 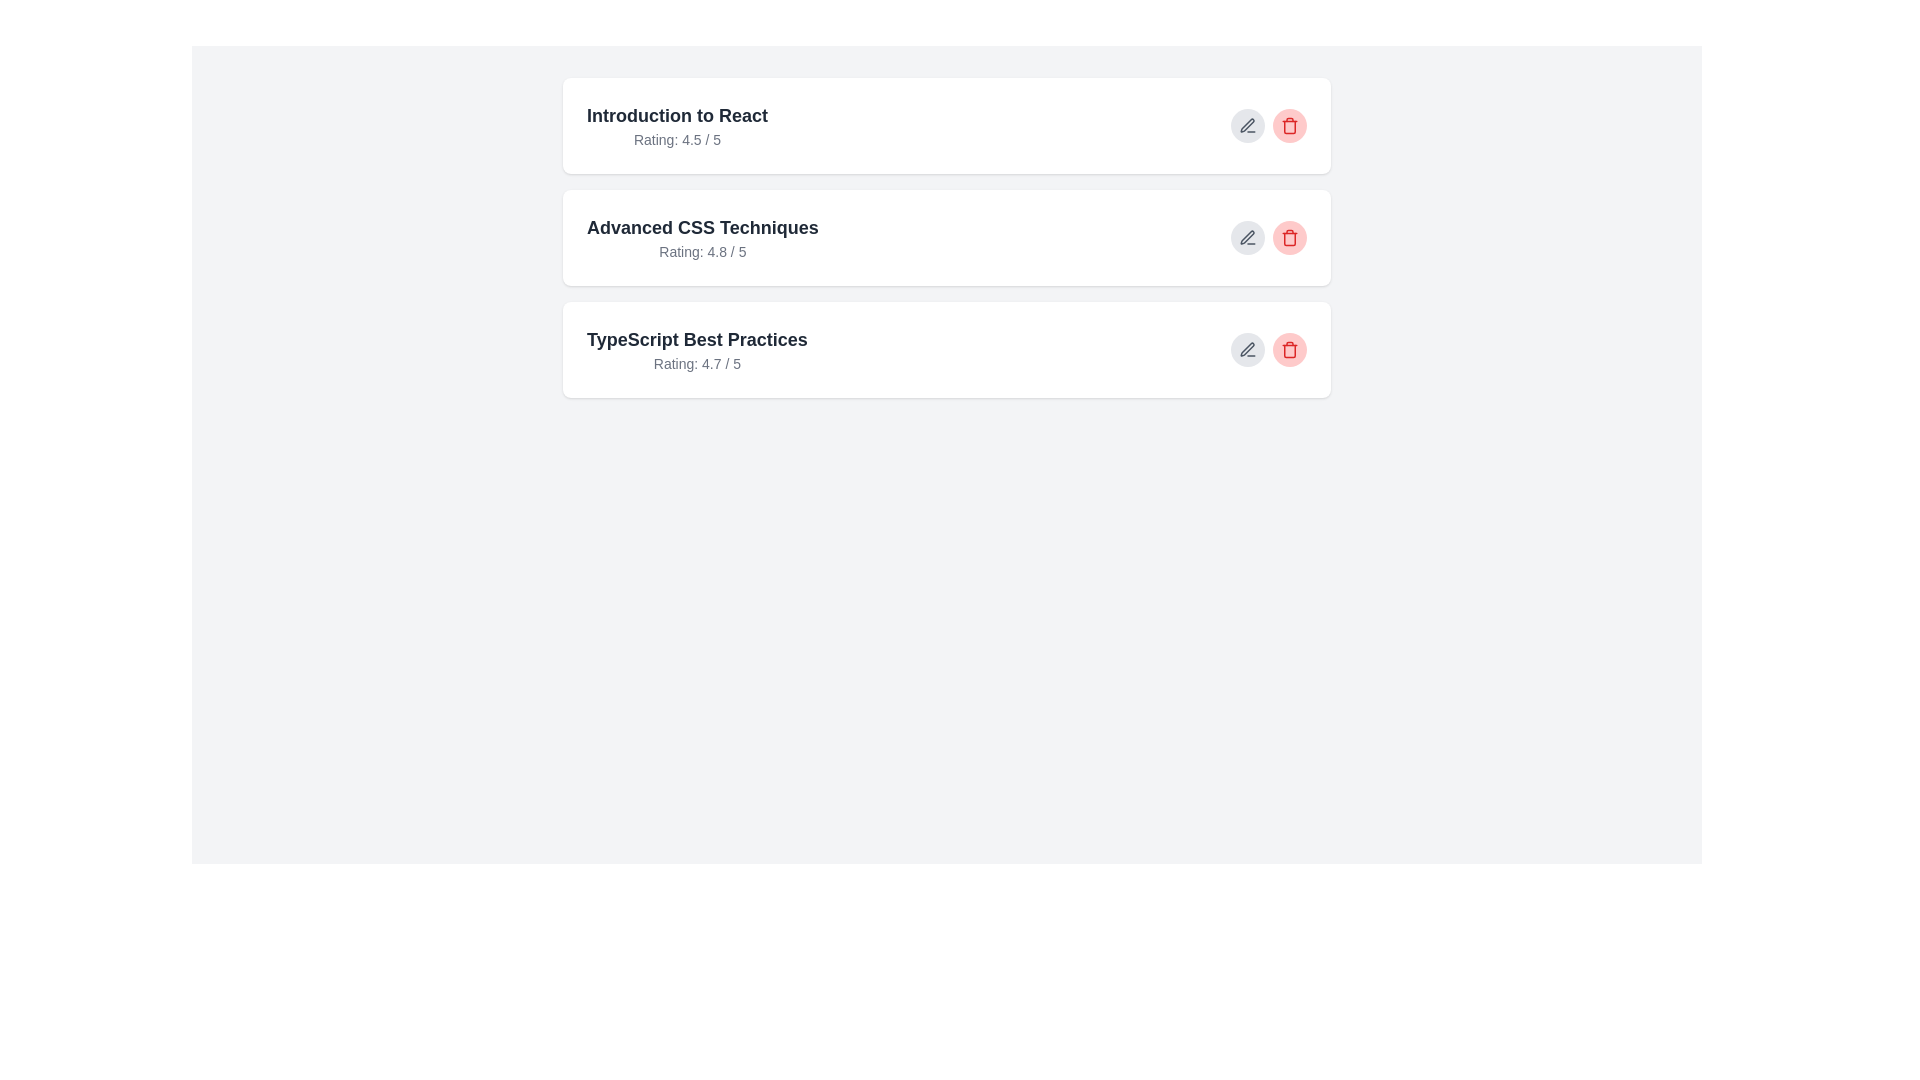 I want to click on the content of the text label displaying 'Rating: 4.8 / 5' located beneath the heading 'Advanced CSS Techniques', so click(x=702, y=250).